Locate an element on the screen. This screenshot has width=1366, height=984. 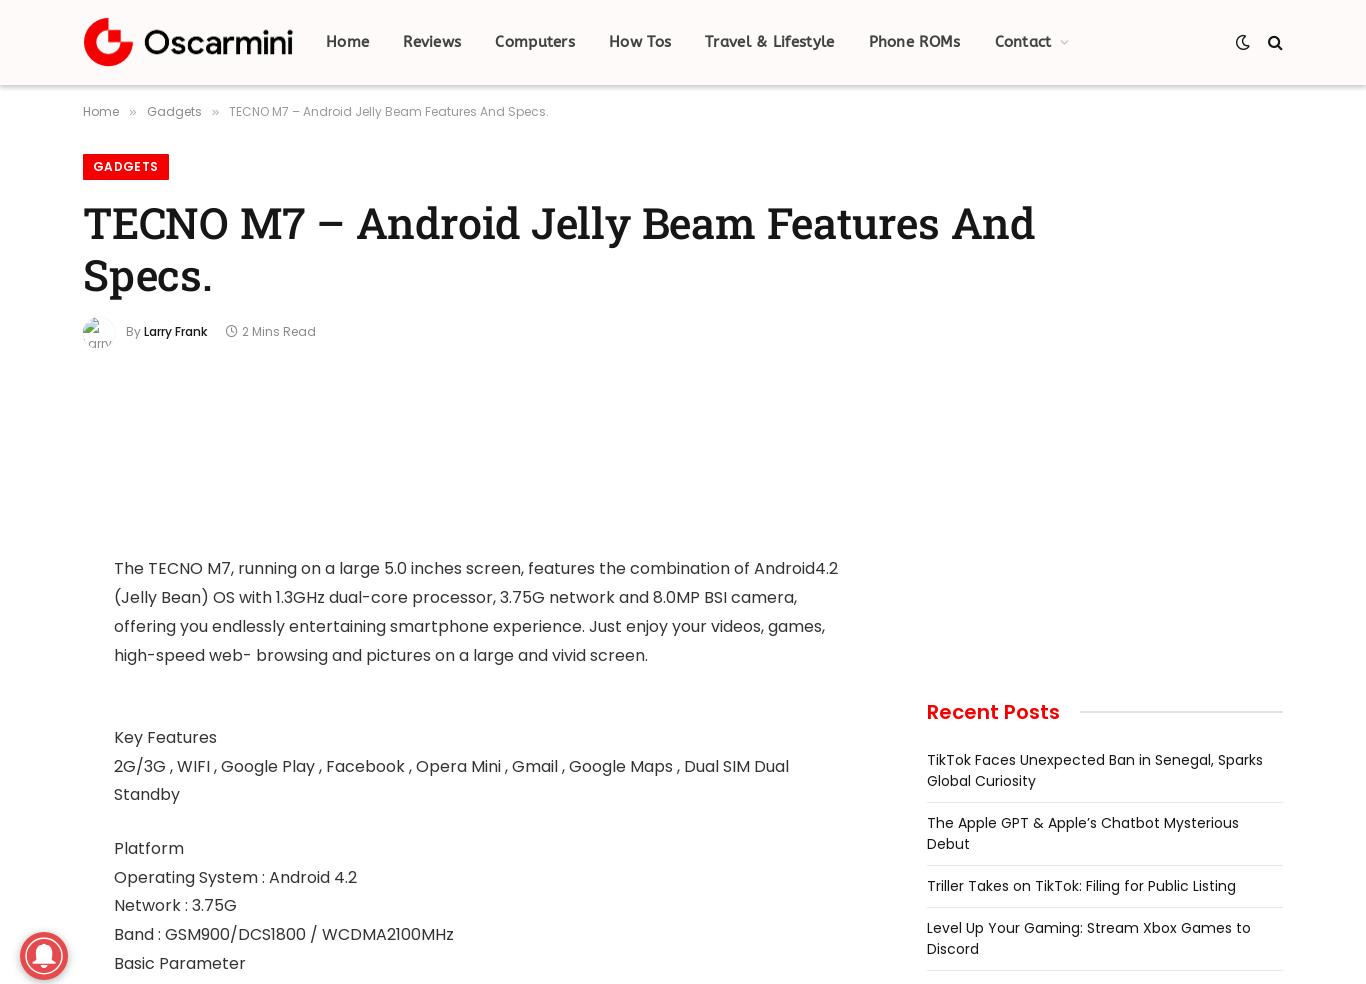
'Recent Posts' is located at coordinates (993, 711).